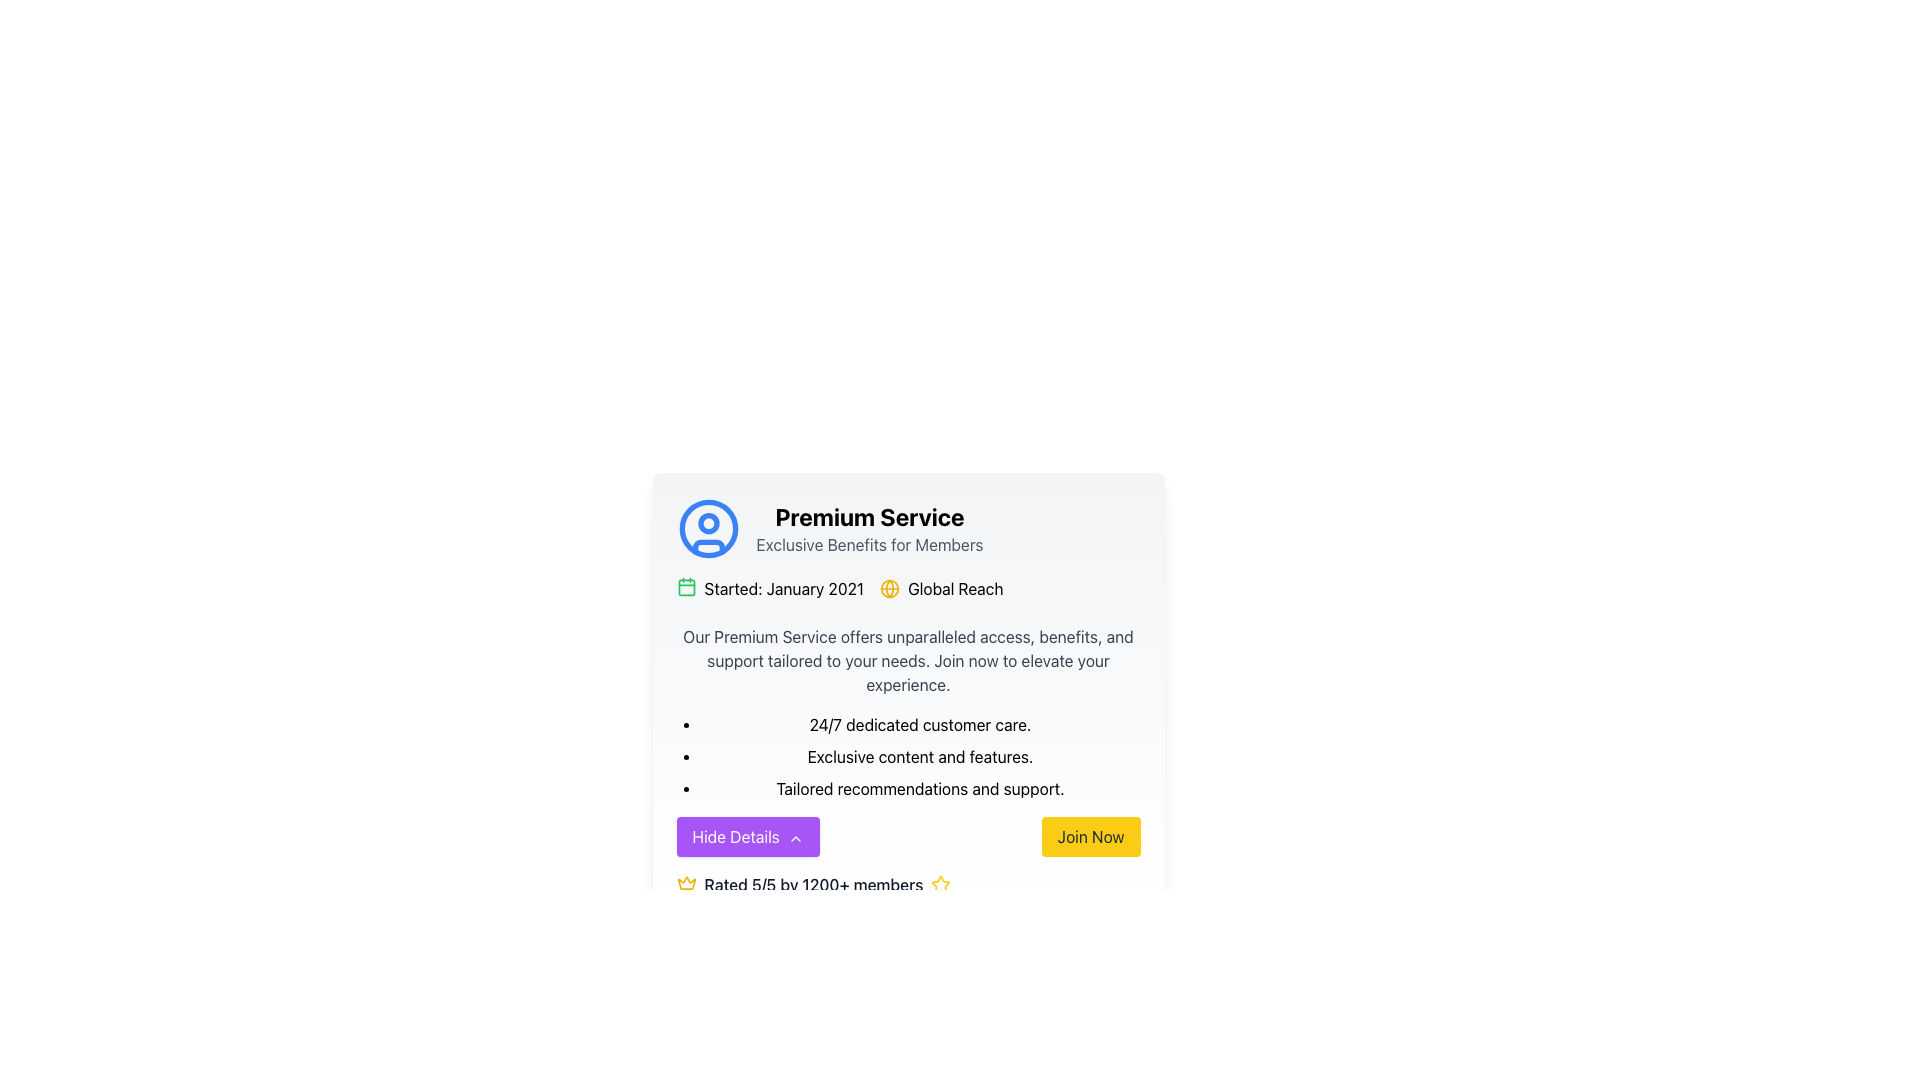 The height and width of the screenshot is (1080, 1920). I want to click on the text label providing starting date information related to the Premium Service card, which is the first item in a horizontal list below the title and subtitle, so click(769, 588).